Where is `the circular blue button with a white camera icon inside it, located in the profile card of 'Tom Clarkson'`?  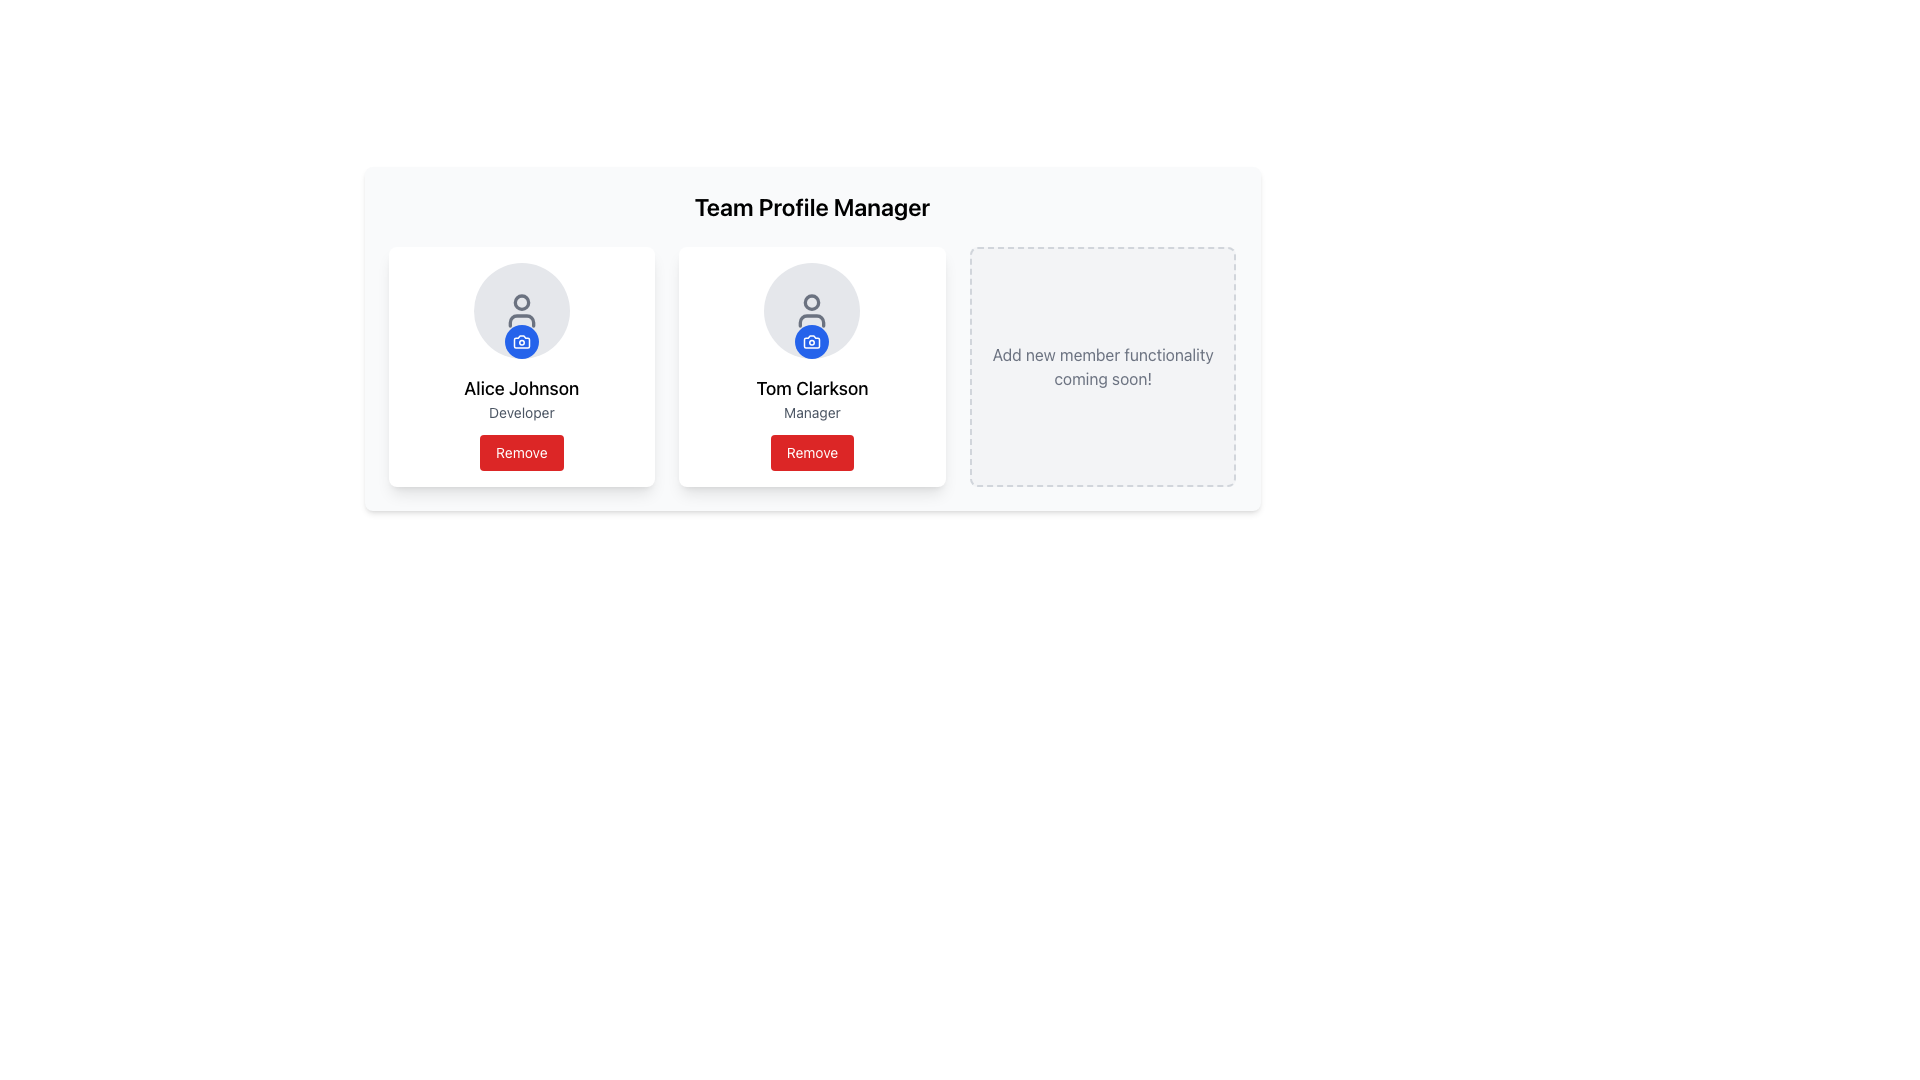
the circular blue button with a white camera icon inside it, located in the profile card of 'Tom Clarkson' is located at coordinates (812, 341).